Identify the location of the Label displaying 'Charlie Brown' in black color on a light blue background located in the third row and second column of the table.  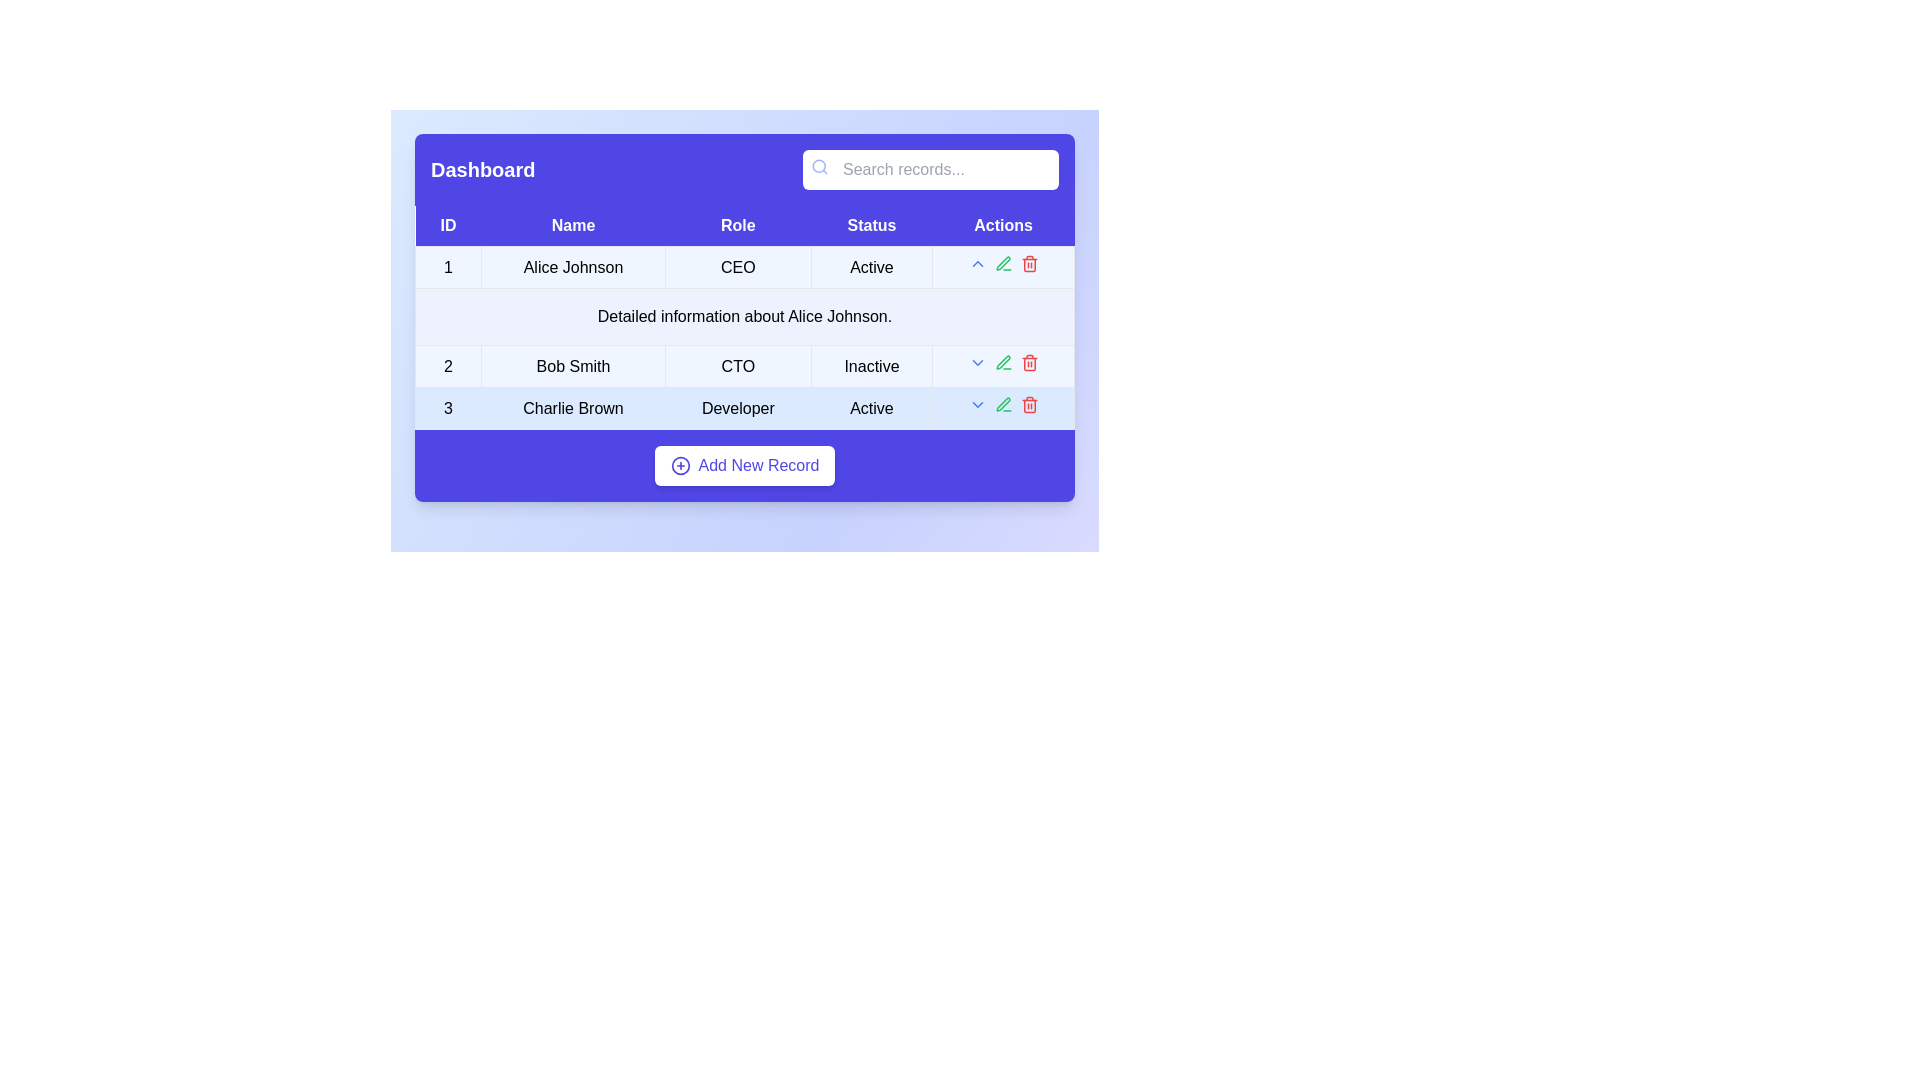
(572, 407).